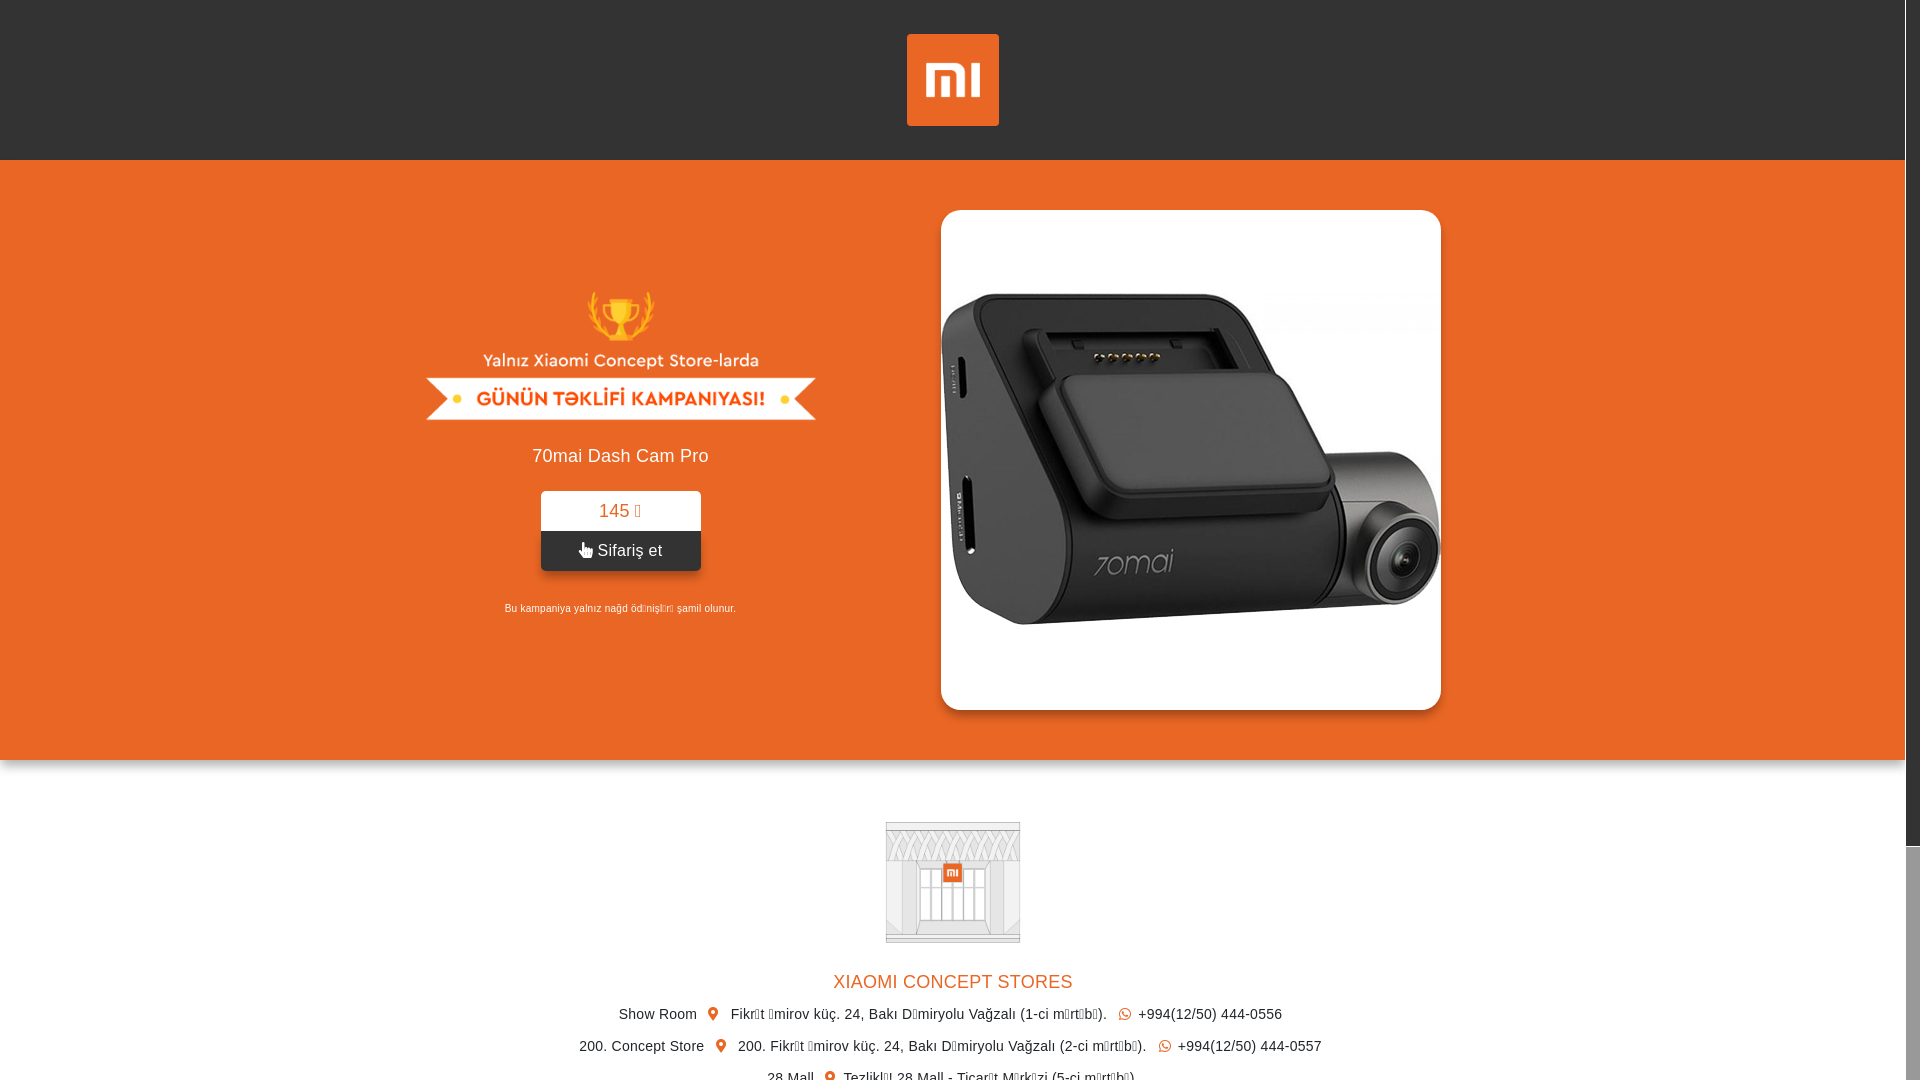  I want to click on '+994(12/50) 444-0556', so click(1196, 1014).